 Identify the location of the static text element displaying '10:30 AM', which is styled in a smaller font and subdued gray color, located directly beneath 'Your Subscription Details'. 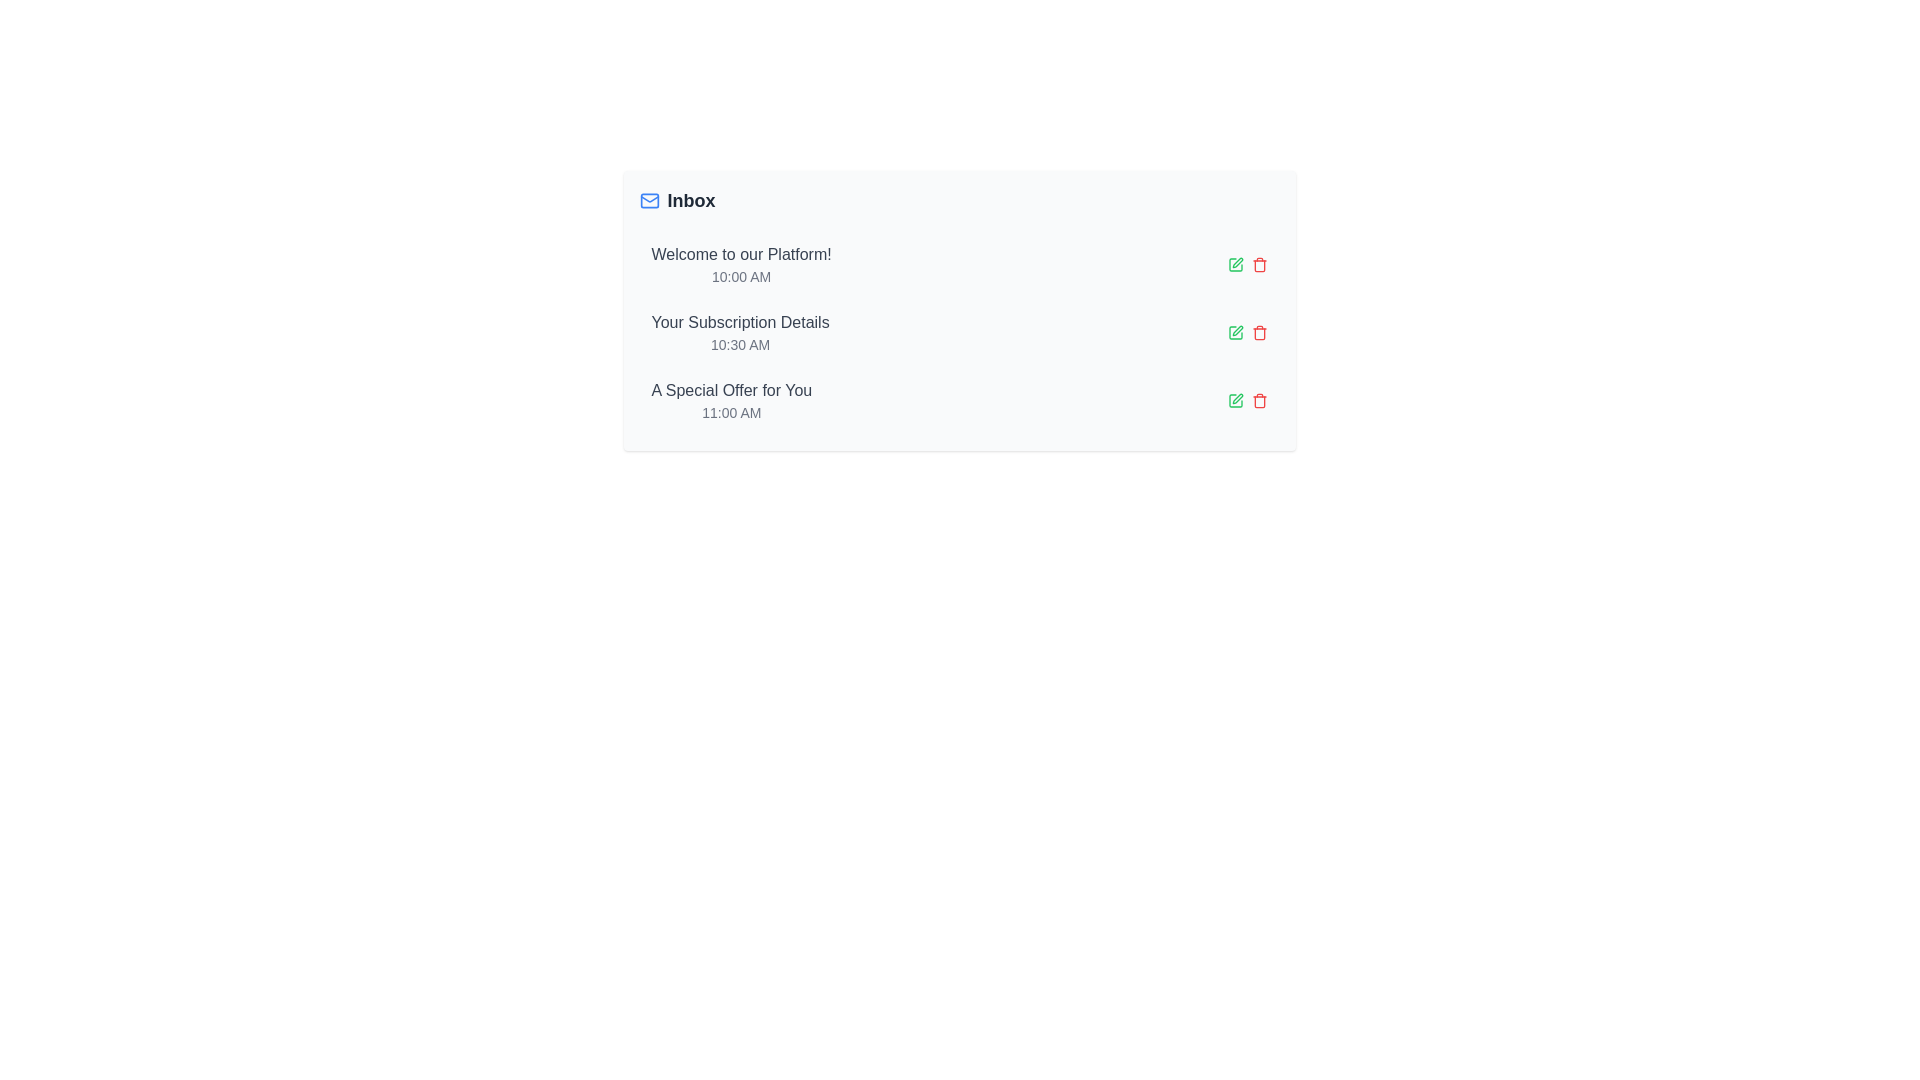
(739, 343).